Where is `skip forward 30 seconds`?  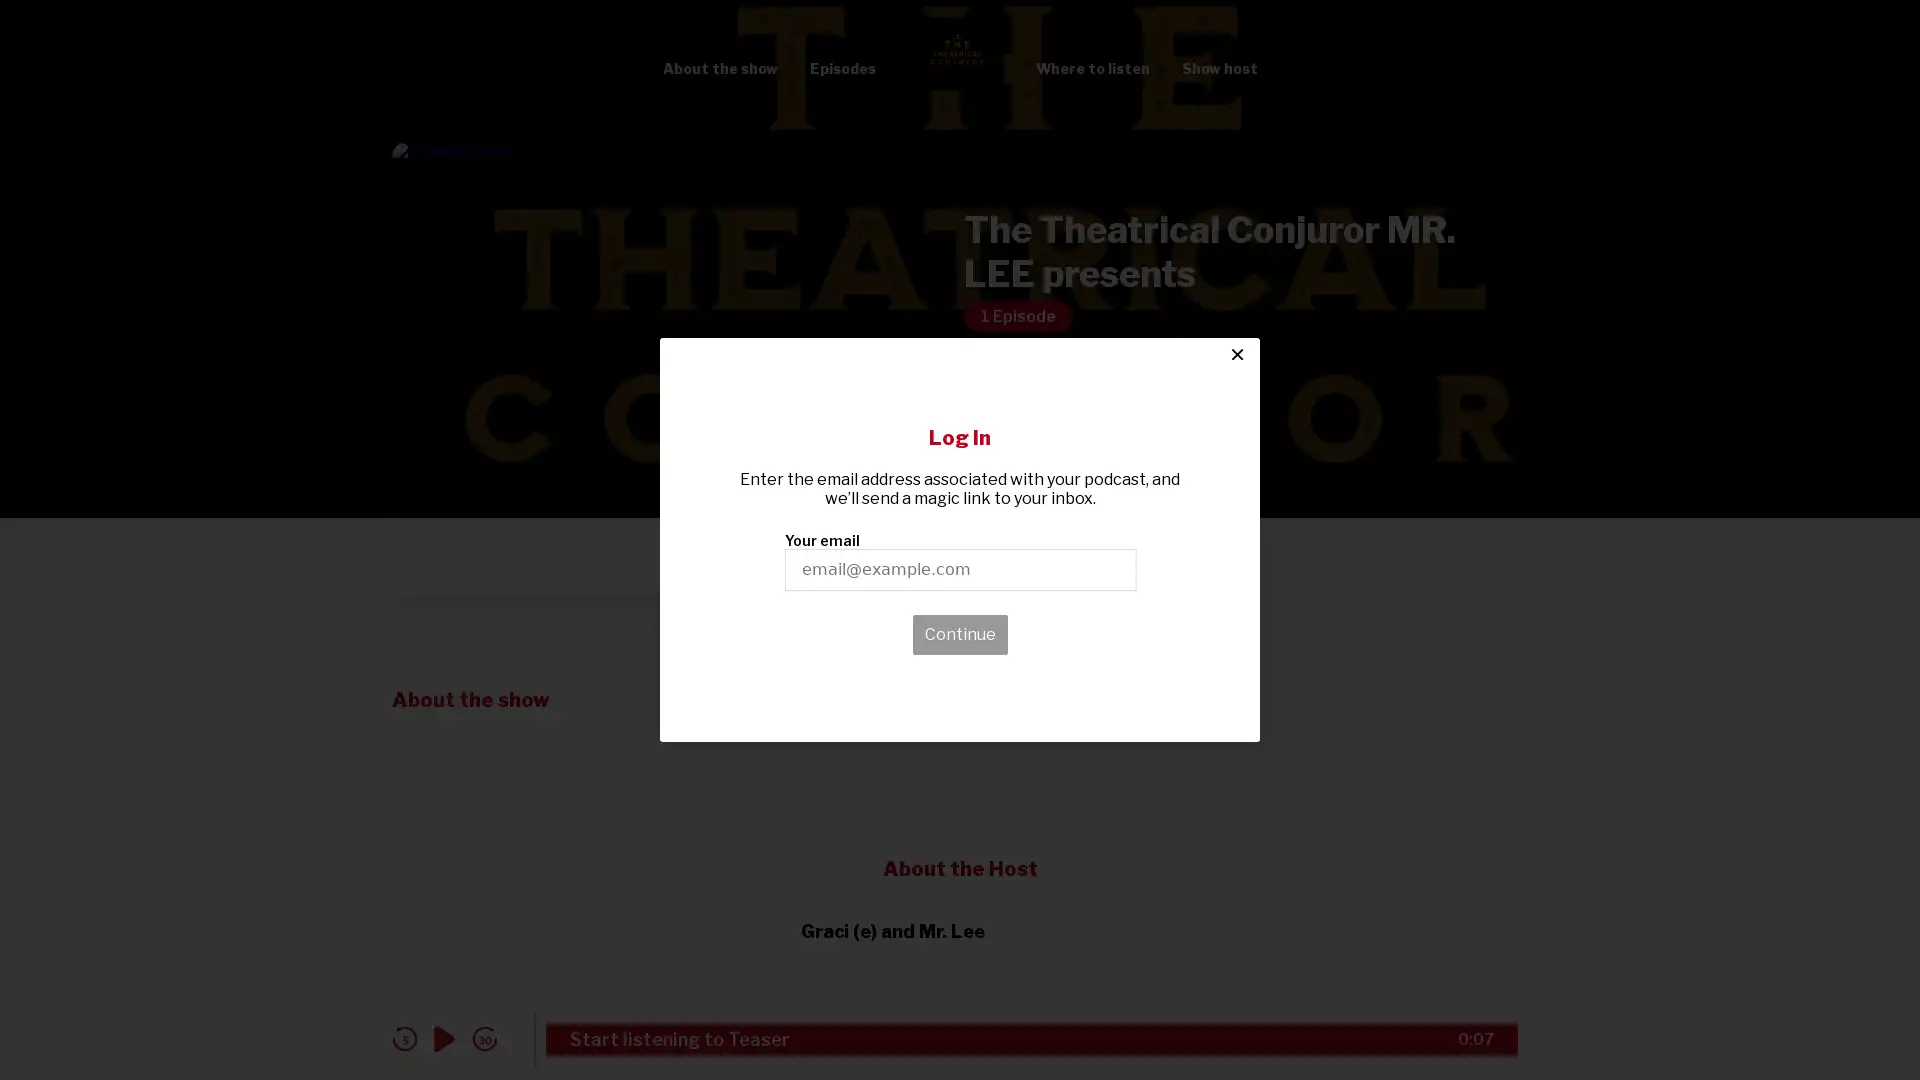 skip forward 30 seconds is located at coordinates (484, 1038).